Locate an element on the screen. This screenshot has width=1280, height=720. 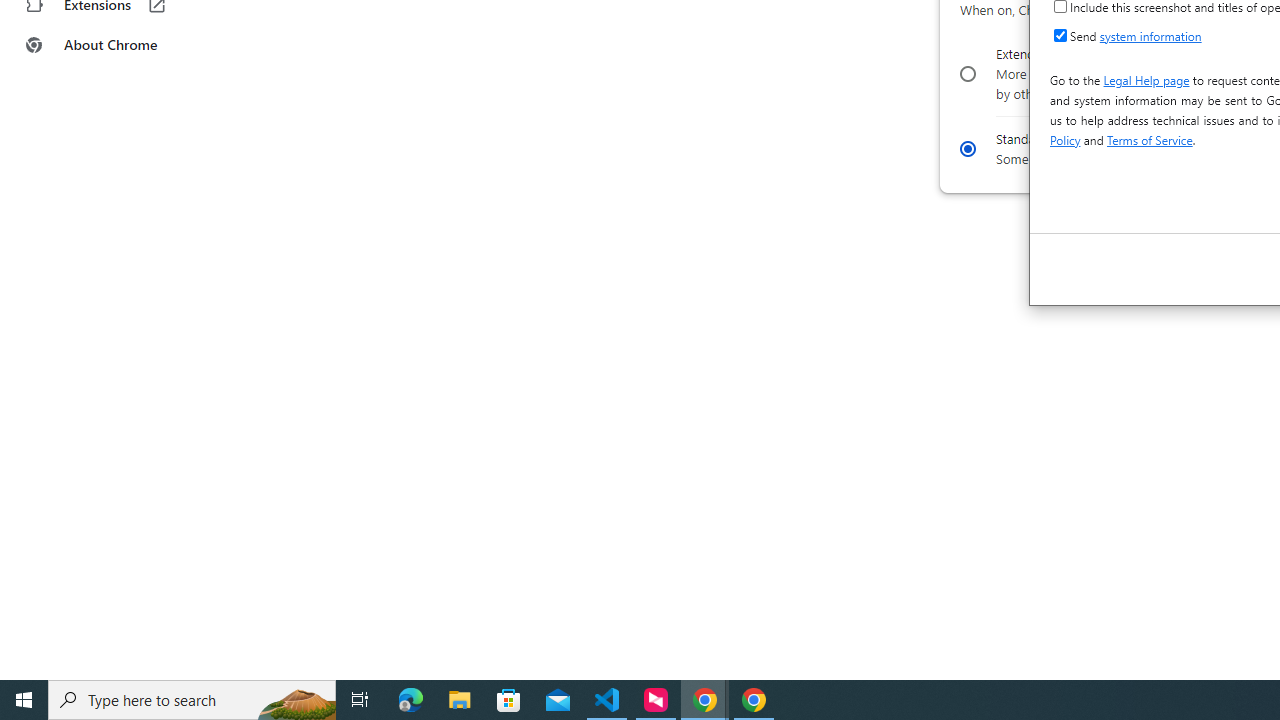
'system information' is located at coordinates (1150, 35).